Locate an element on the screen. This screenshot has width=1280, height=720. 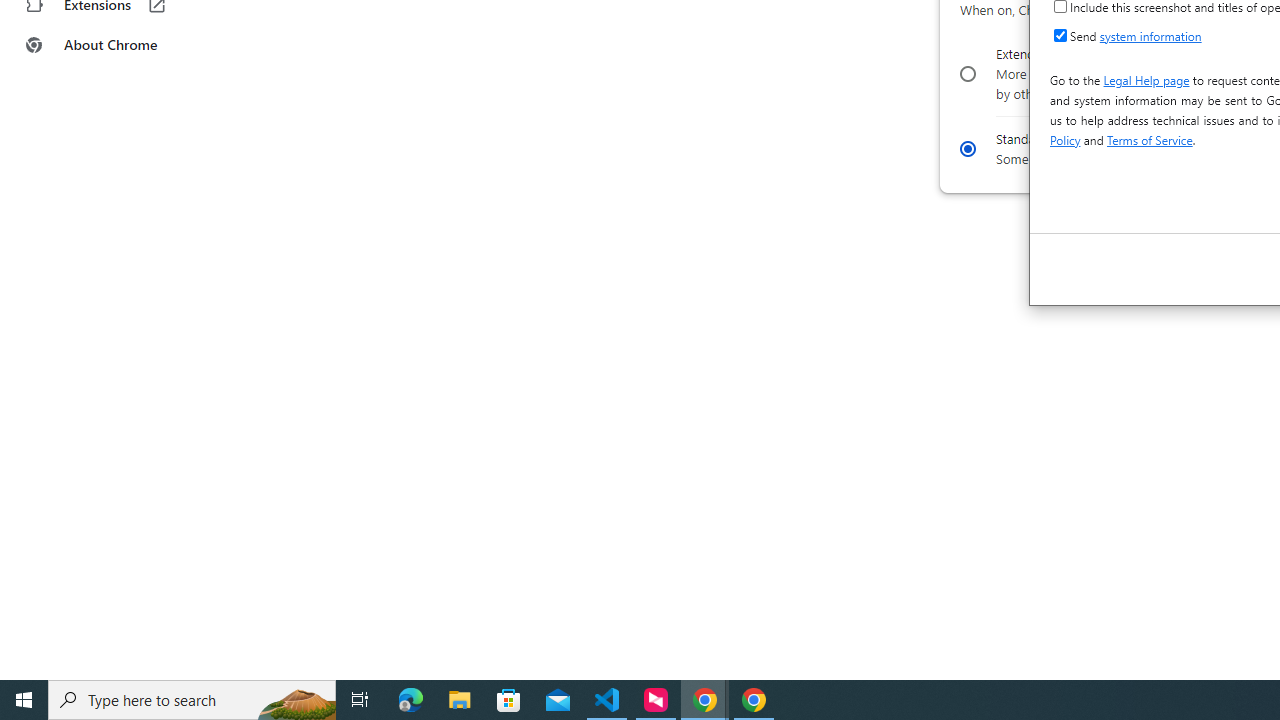
'system information' is located at coordinates (1150, 35).